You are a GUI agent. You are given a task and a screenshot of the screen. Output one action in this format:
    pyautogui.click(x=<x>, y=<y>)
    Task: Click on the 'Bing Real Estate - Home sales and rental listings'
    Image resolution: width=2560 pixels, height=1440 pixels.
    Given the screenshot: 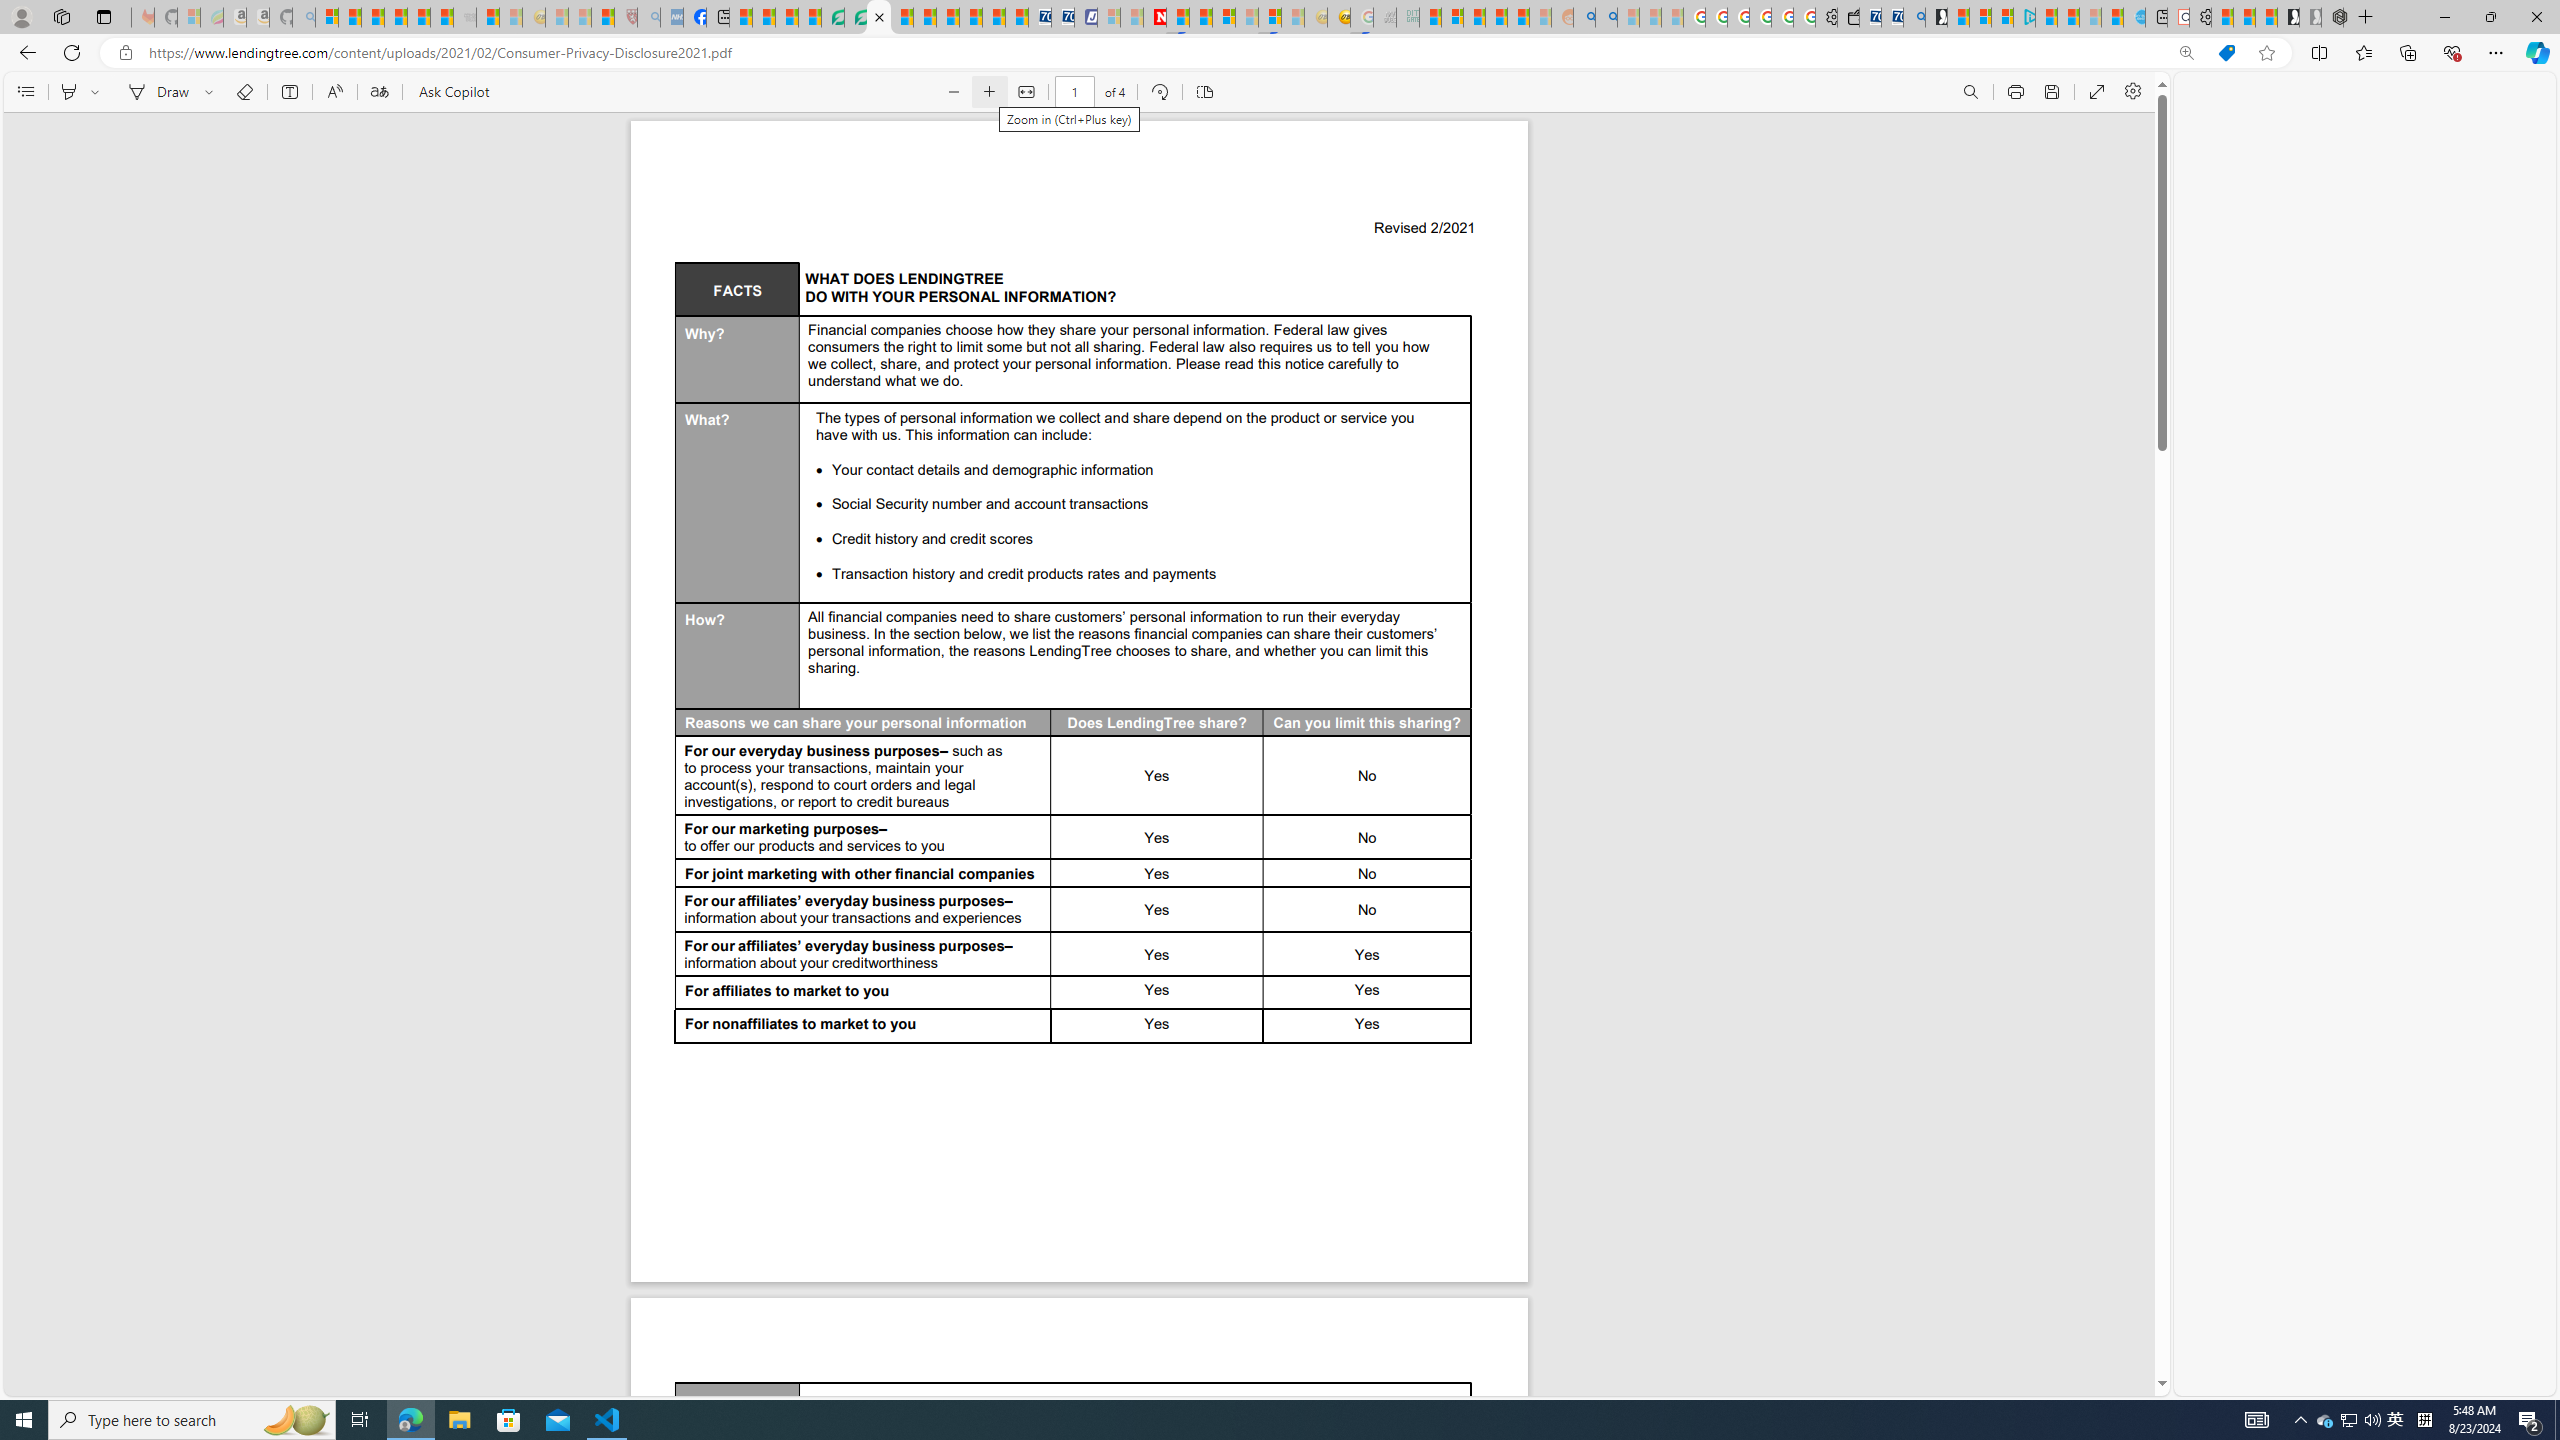 What is the action you would take?
    pyautogui.click(x=1912, y=16)
    